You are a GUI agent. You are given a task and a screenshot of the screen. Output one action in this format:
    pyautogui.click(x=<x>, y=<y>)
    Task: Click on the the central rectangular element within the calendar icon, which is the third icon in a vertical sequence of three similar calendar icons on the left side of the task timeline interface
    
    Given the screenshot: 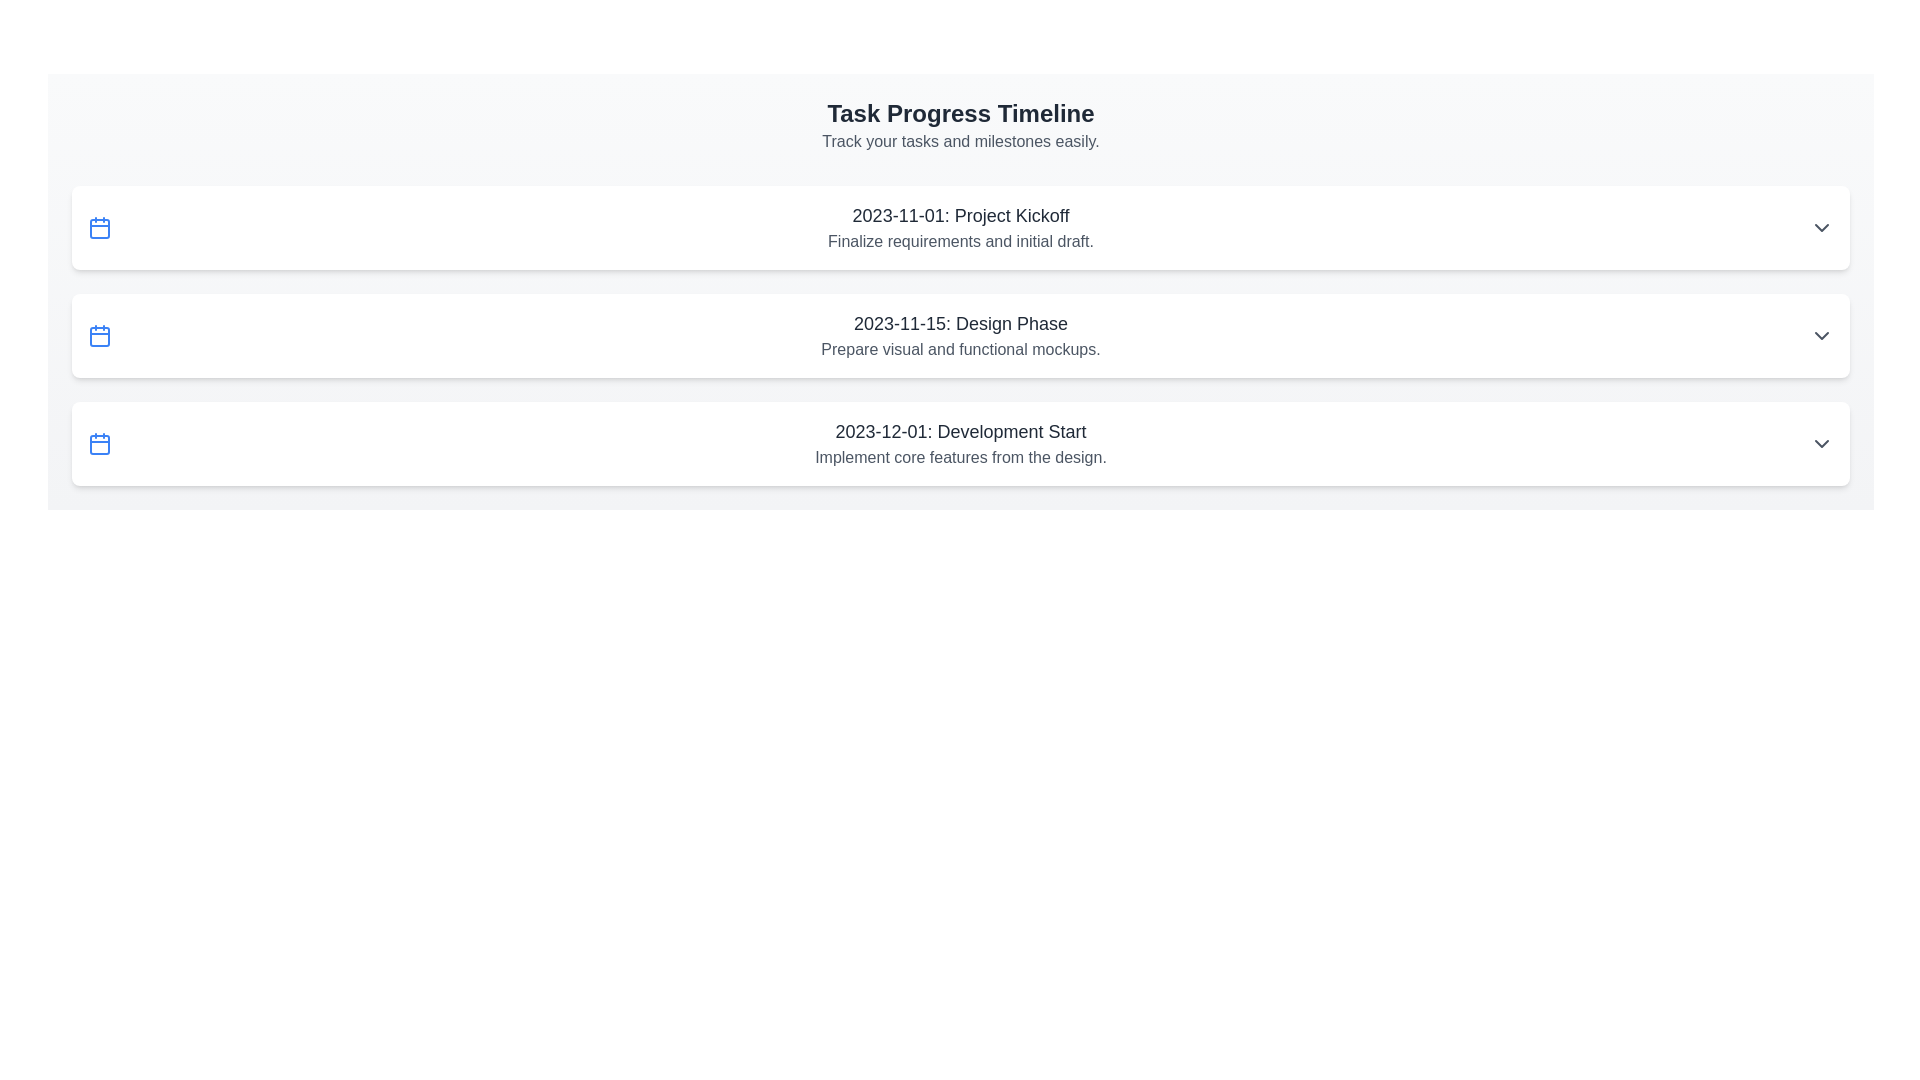 What is the action you would take?
    pyautogui.click(x=99, y=335)
    